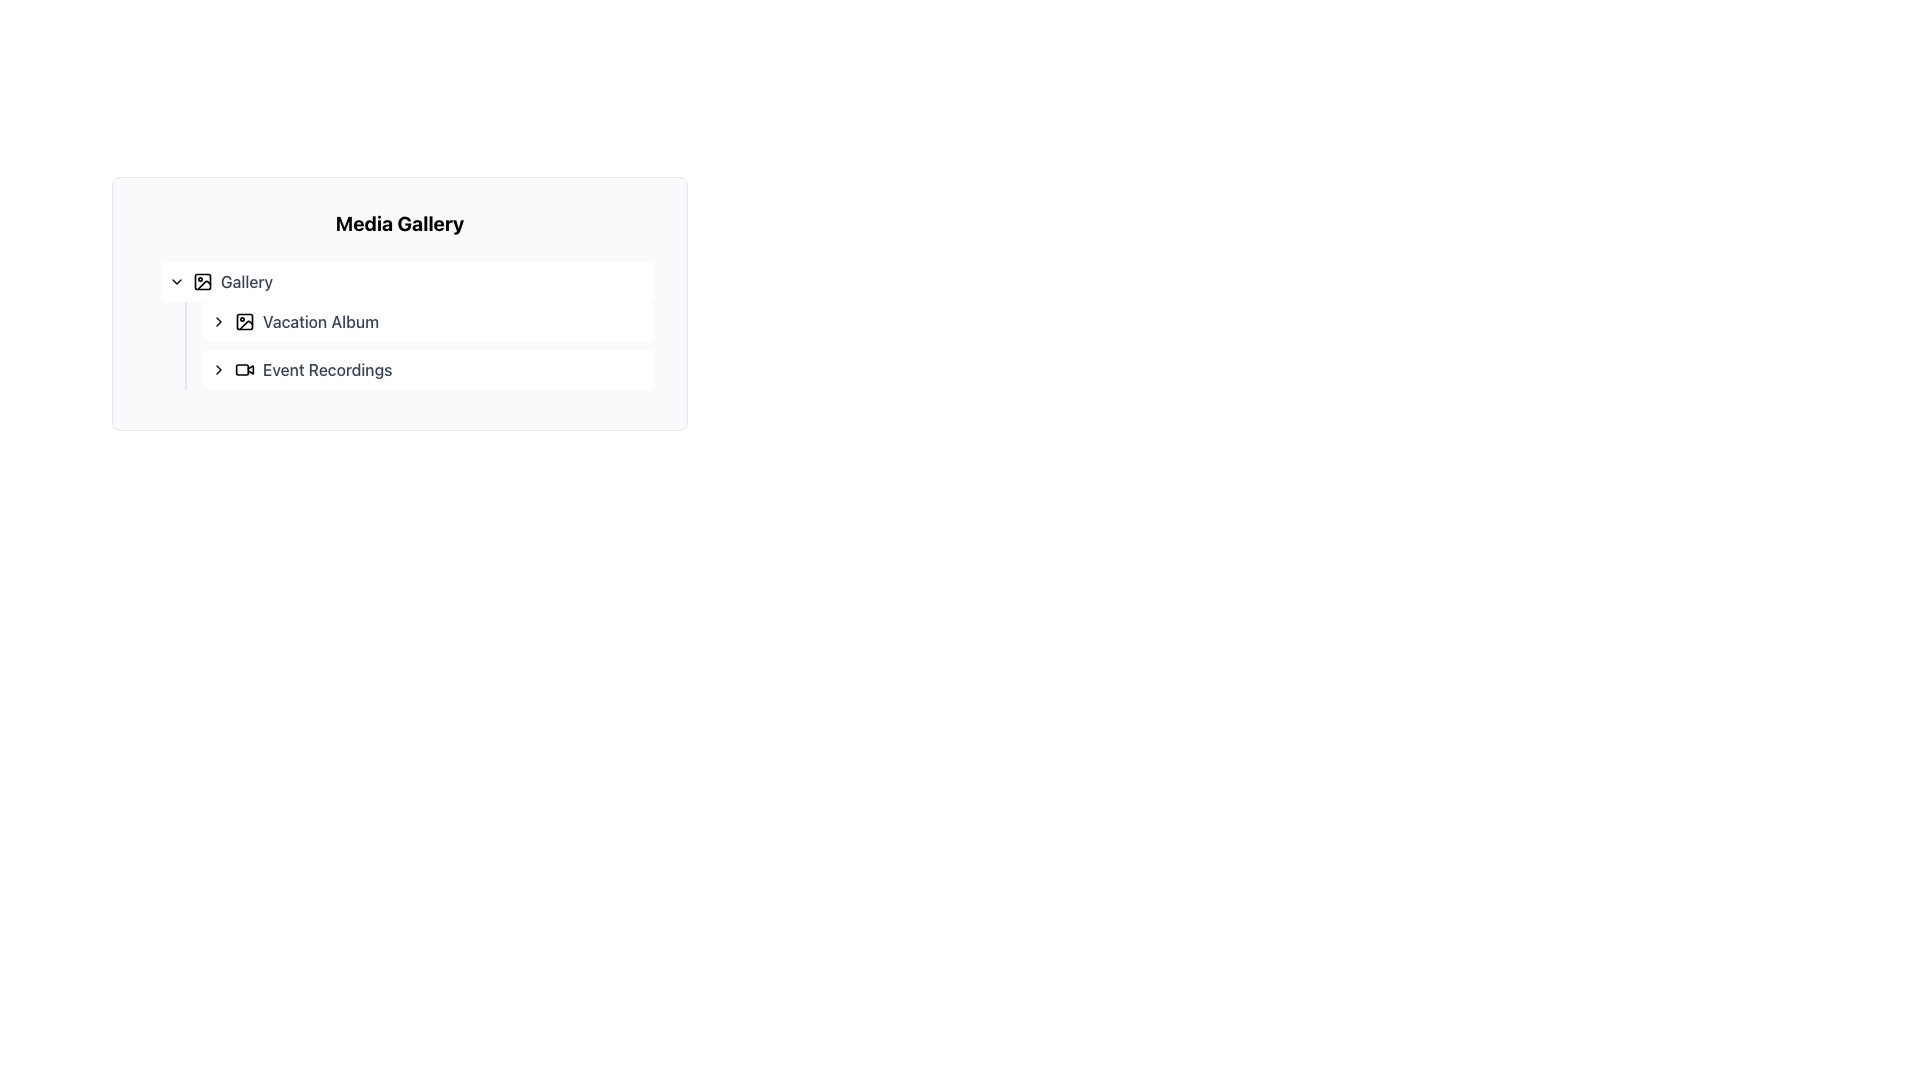 Image resolution: width=1920 pixels, height=1080 pixels. What do you see at coordinates (327, 370) in the screenshot?
I see `the text label 'Event Recordings' which is displayed in gray color and is the last item in the 'Media Gallery' panel` at bounding box center [327, 370].